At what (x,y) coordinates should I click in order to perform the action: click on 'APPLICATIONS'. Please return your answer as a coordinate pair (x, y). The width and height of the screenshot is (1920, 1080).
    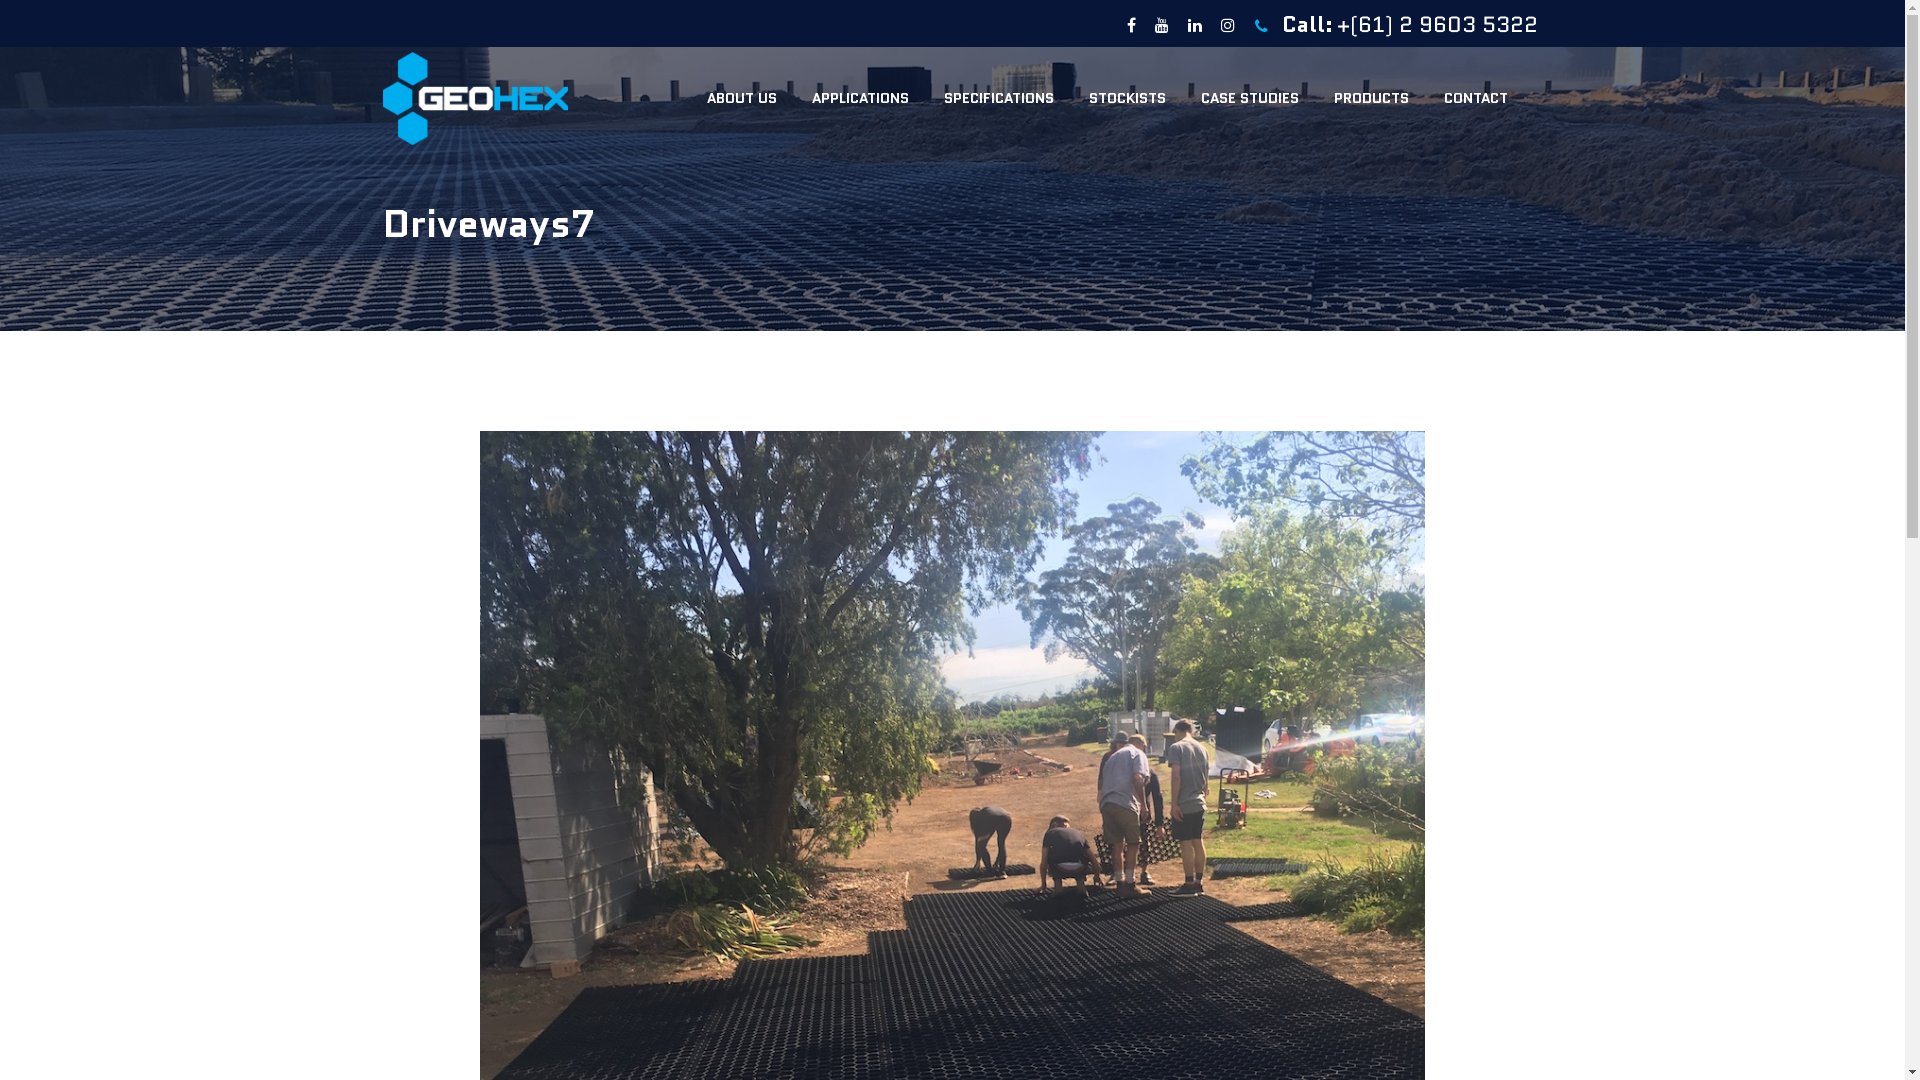
    Looking at the image, I should click on (859, 98).